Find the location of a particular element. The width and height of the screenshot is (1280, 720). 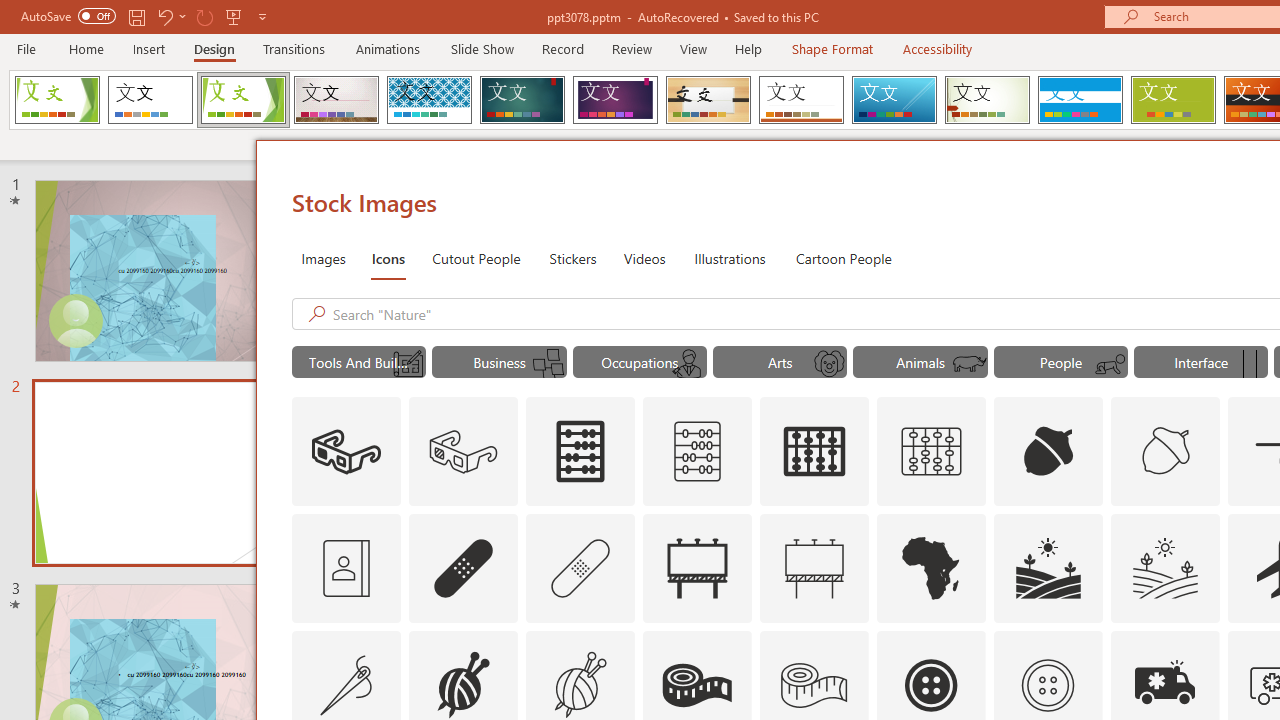

'Integral' is located at coordinates (428, 100).